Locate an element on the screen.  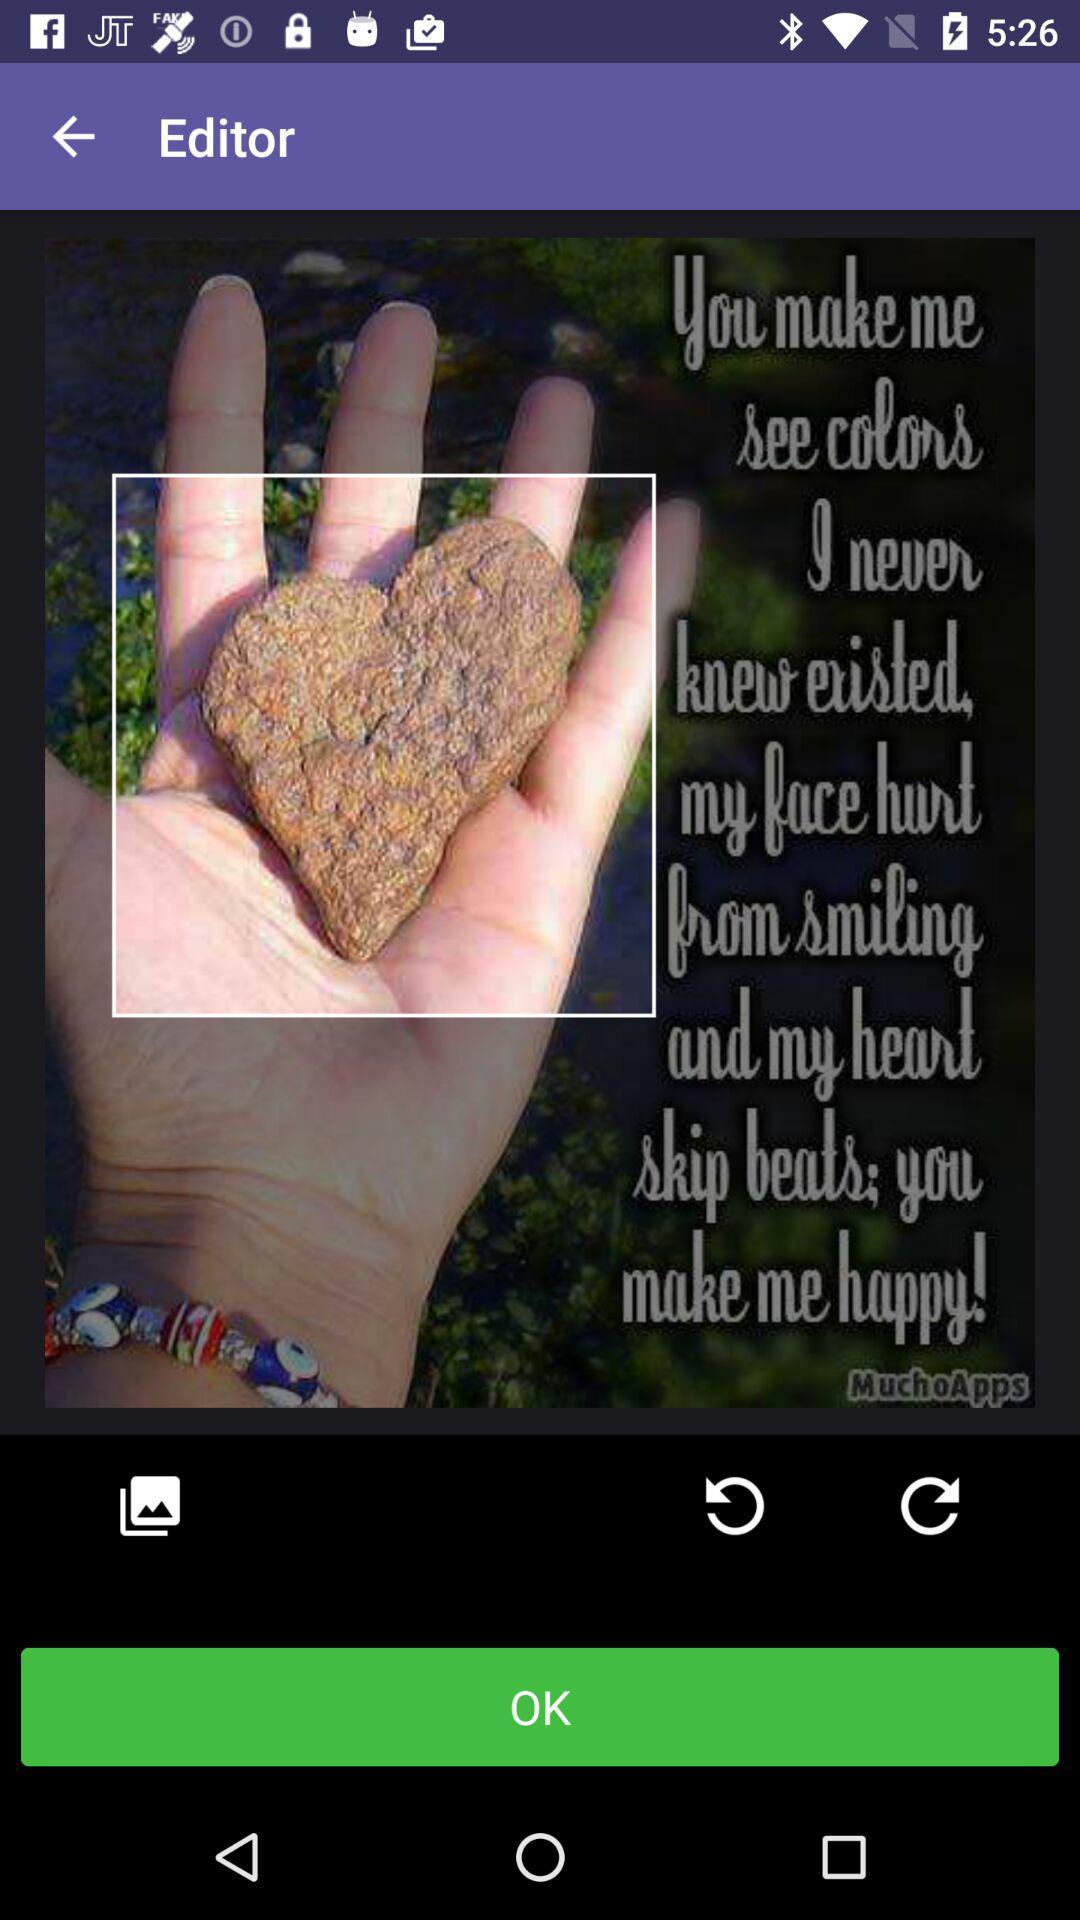
the ok item is located at coordinates (540, 1706).